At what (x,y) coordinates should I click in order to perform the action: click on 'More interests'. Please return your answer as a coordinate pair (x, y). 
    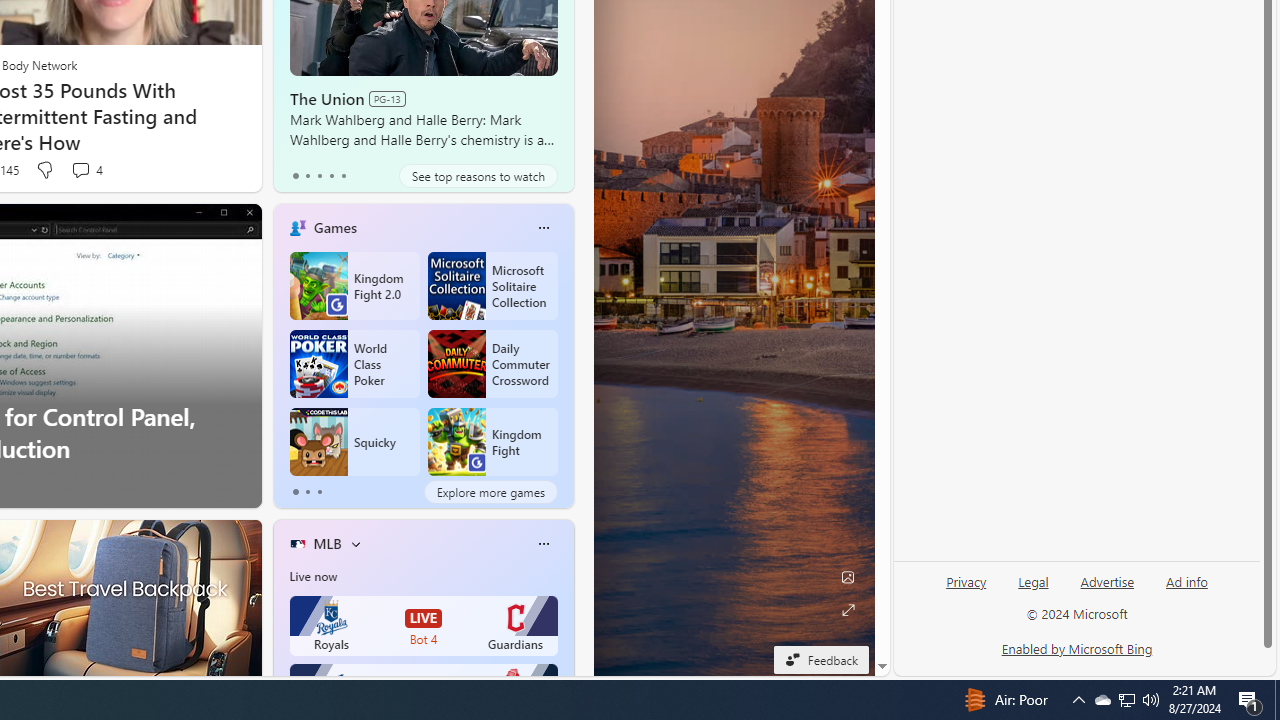
    Looking at the image, I should click on (355, 543).